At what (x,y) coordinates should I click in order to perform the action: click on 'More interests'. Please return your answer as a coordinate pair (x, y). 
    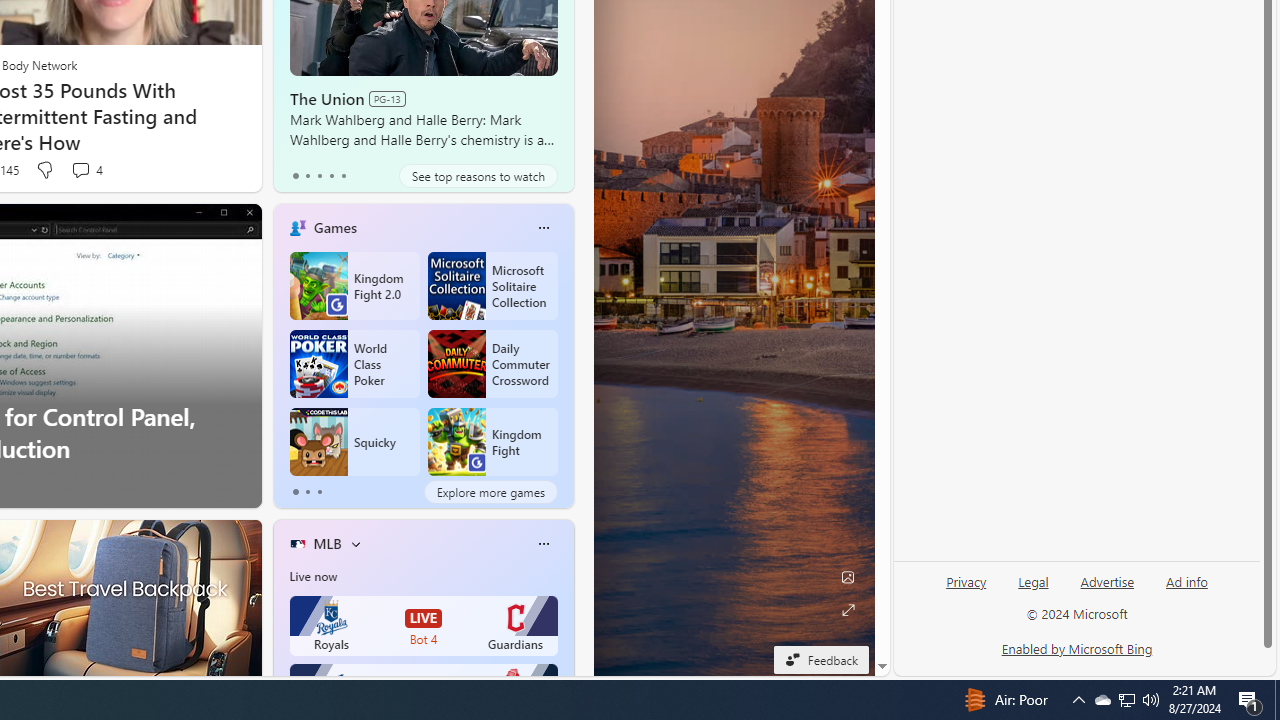
    Looking at the image, I should click on (355, 543).